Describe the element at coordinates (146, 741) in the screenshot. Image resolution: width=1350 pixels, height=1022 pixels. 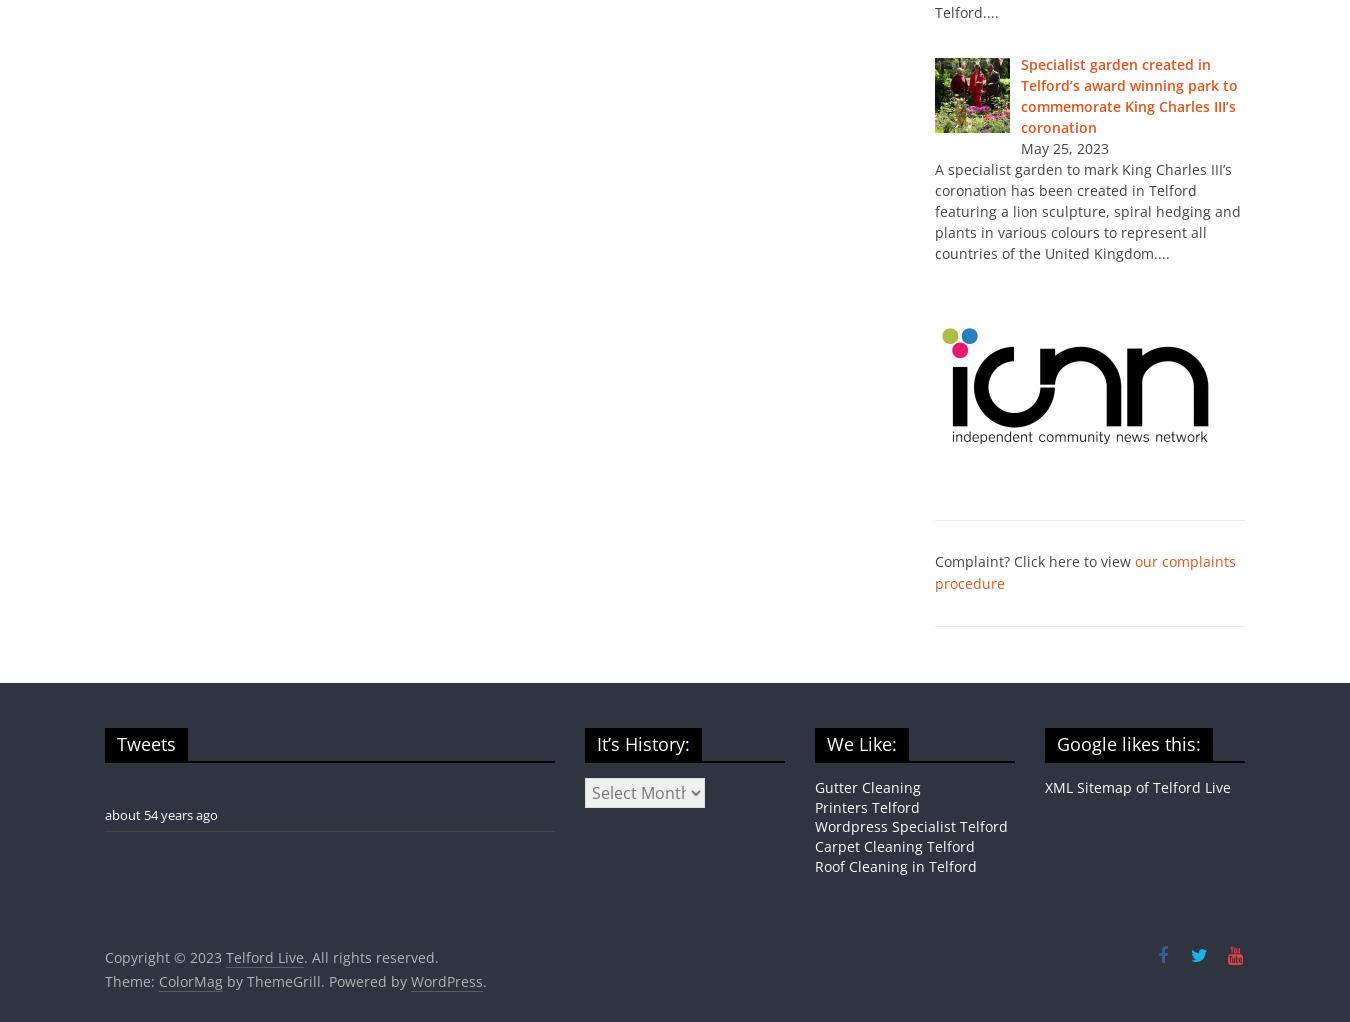
I see `'Tweets'` at that location.